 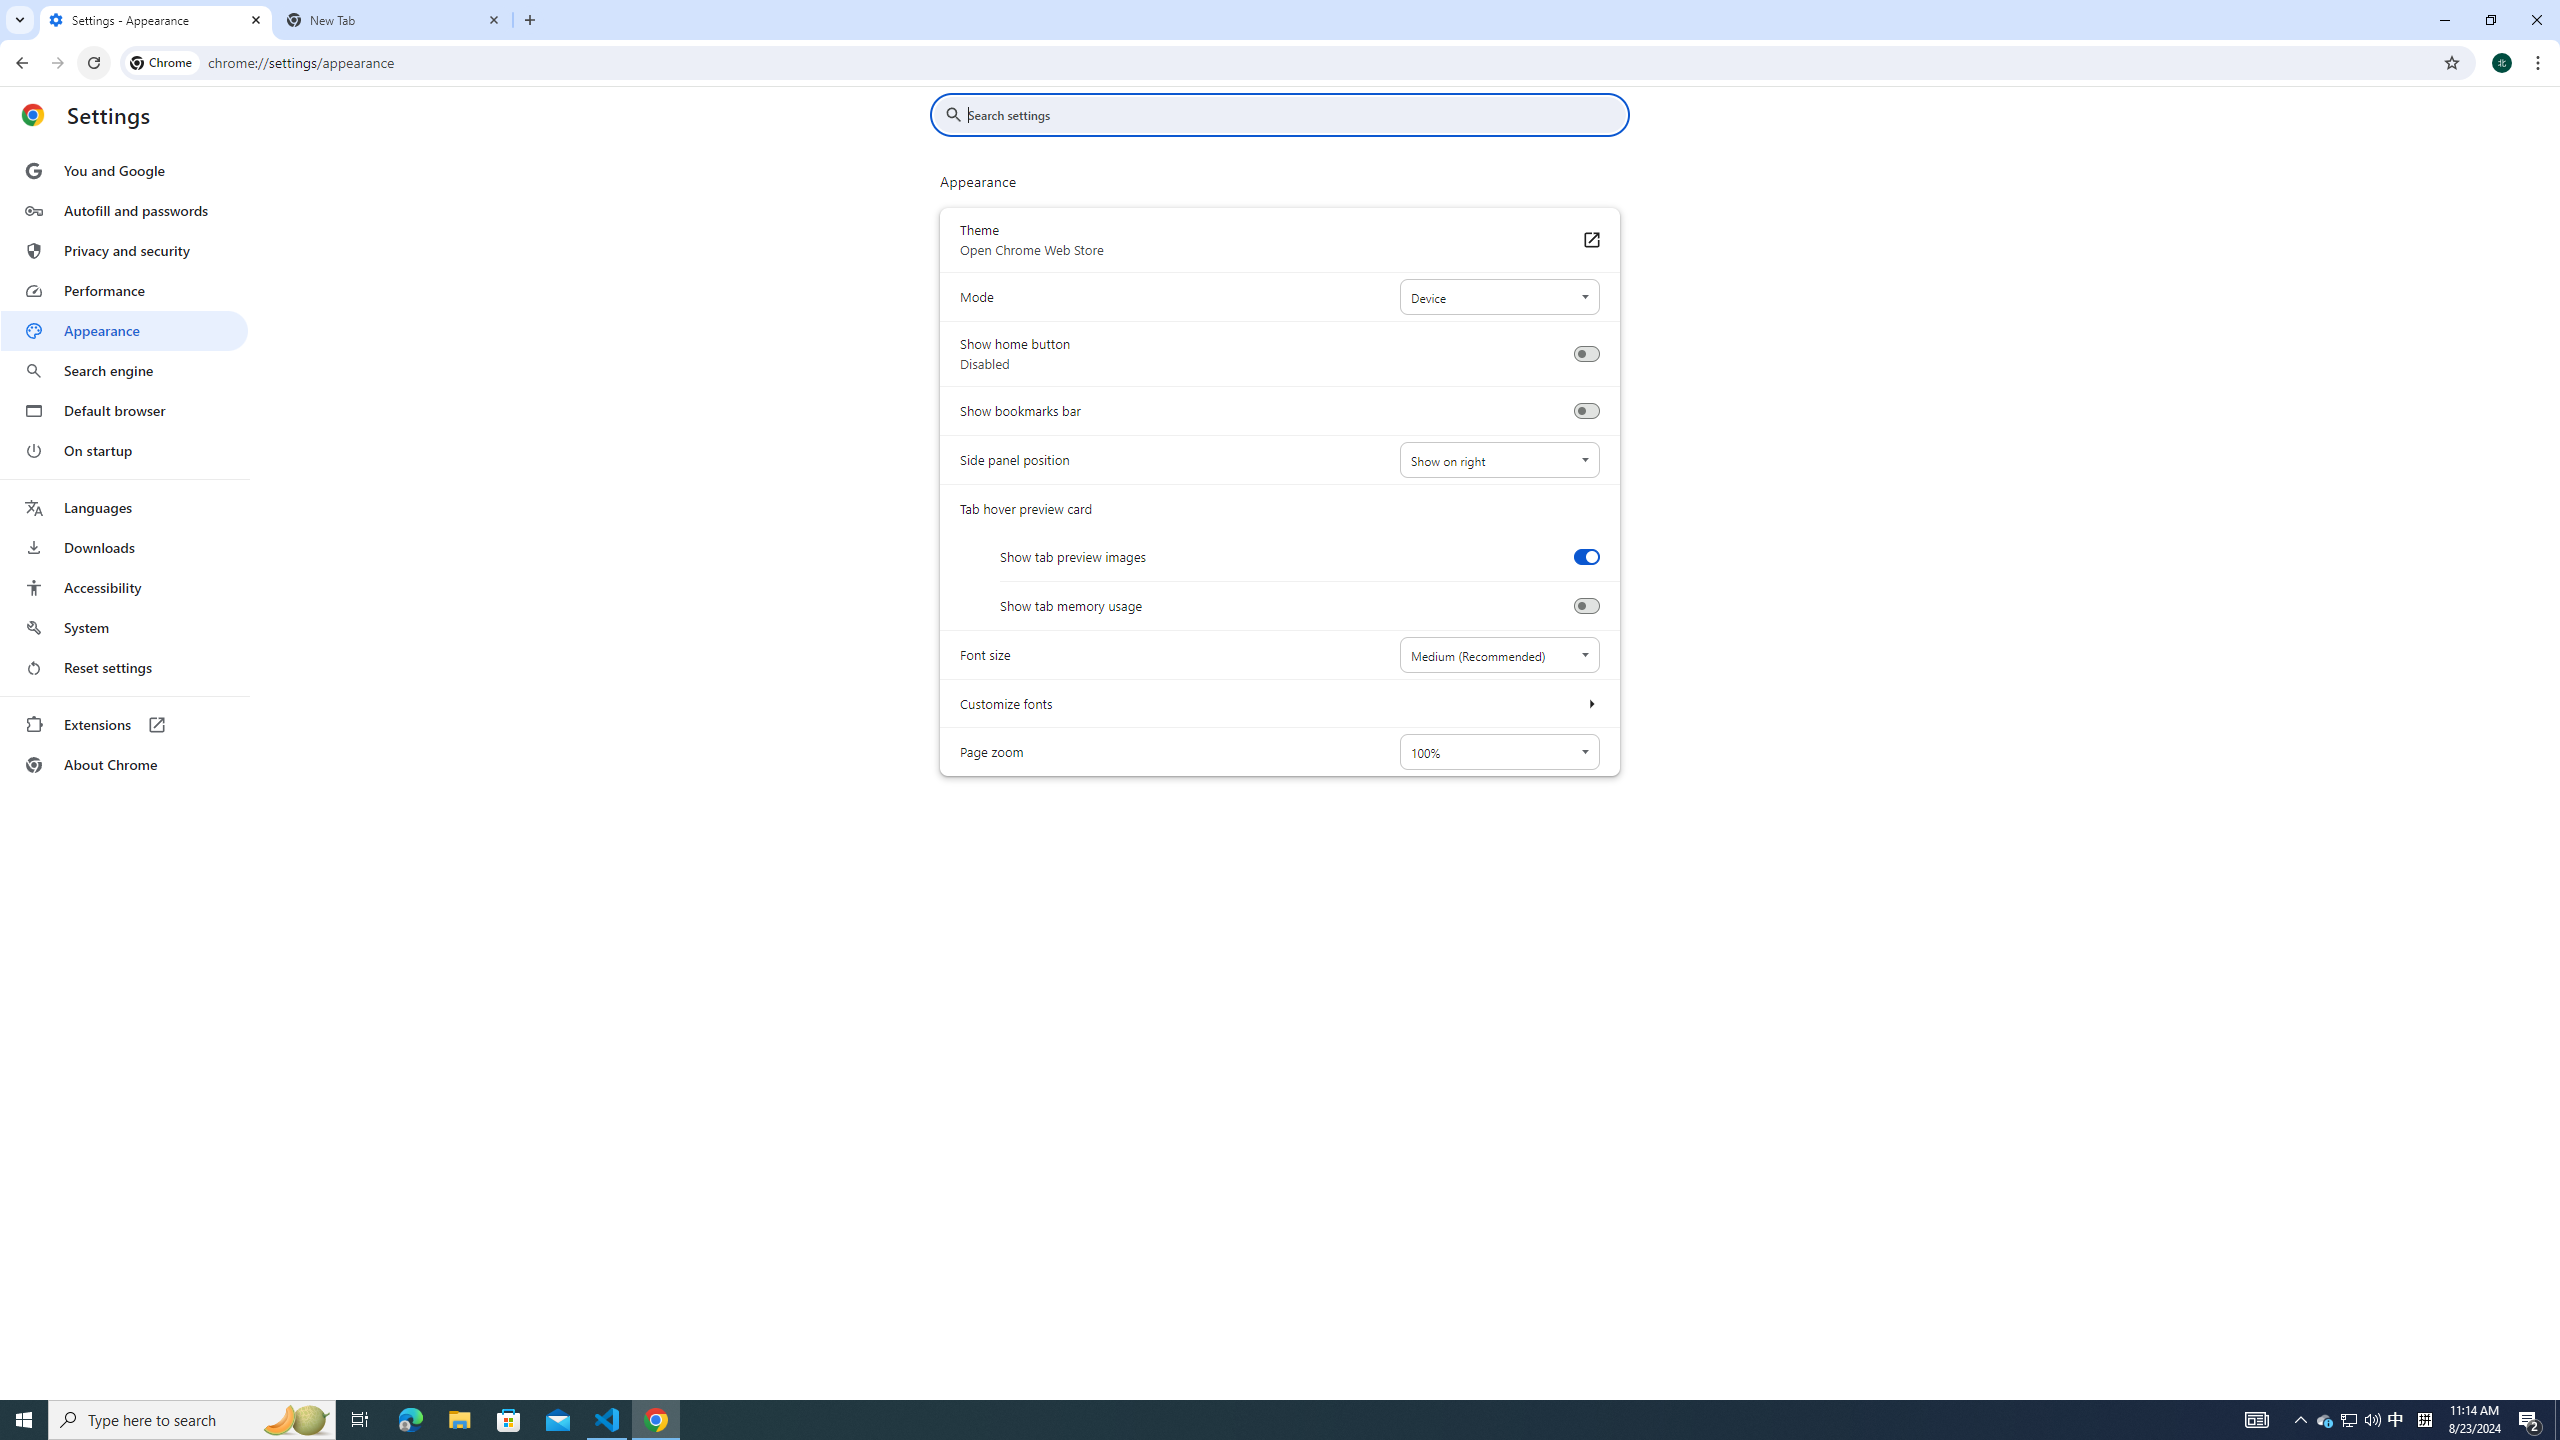 What do you see at coordinates (123, 667) in the screenshot?
I see `'Reset settings'` at bounding box center [123, 667].